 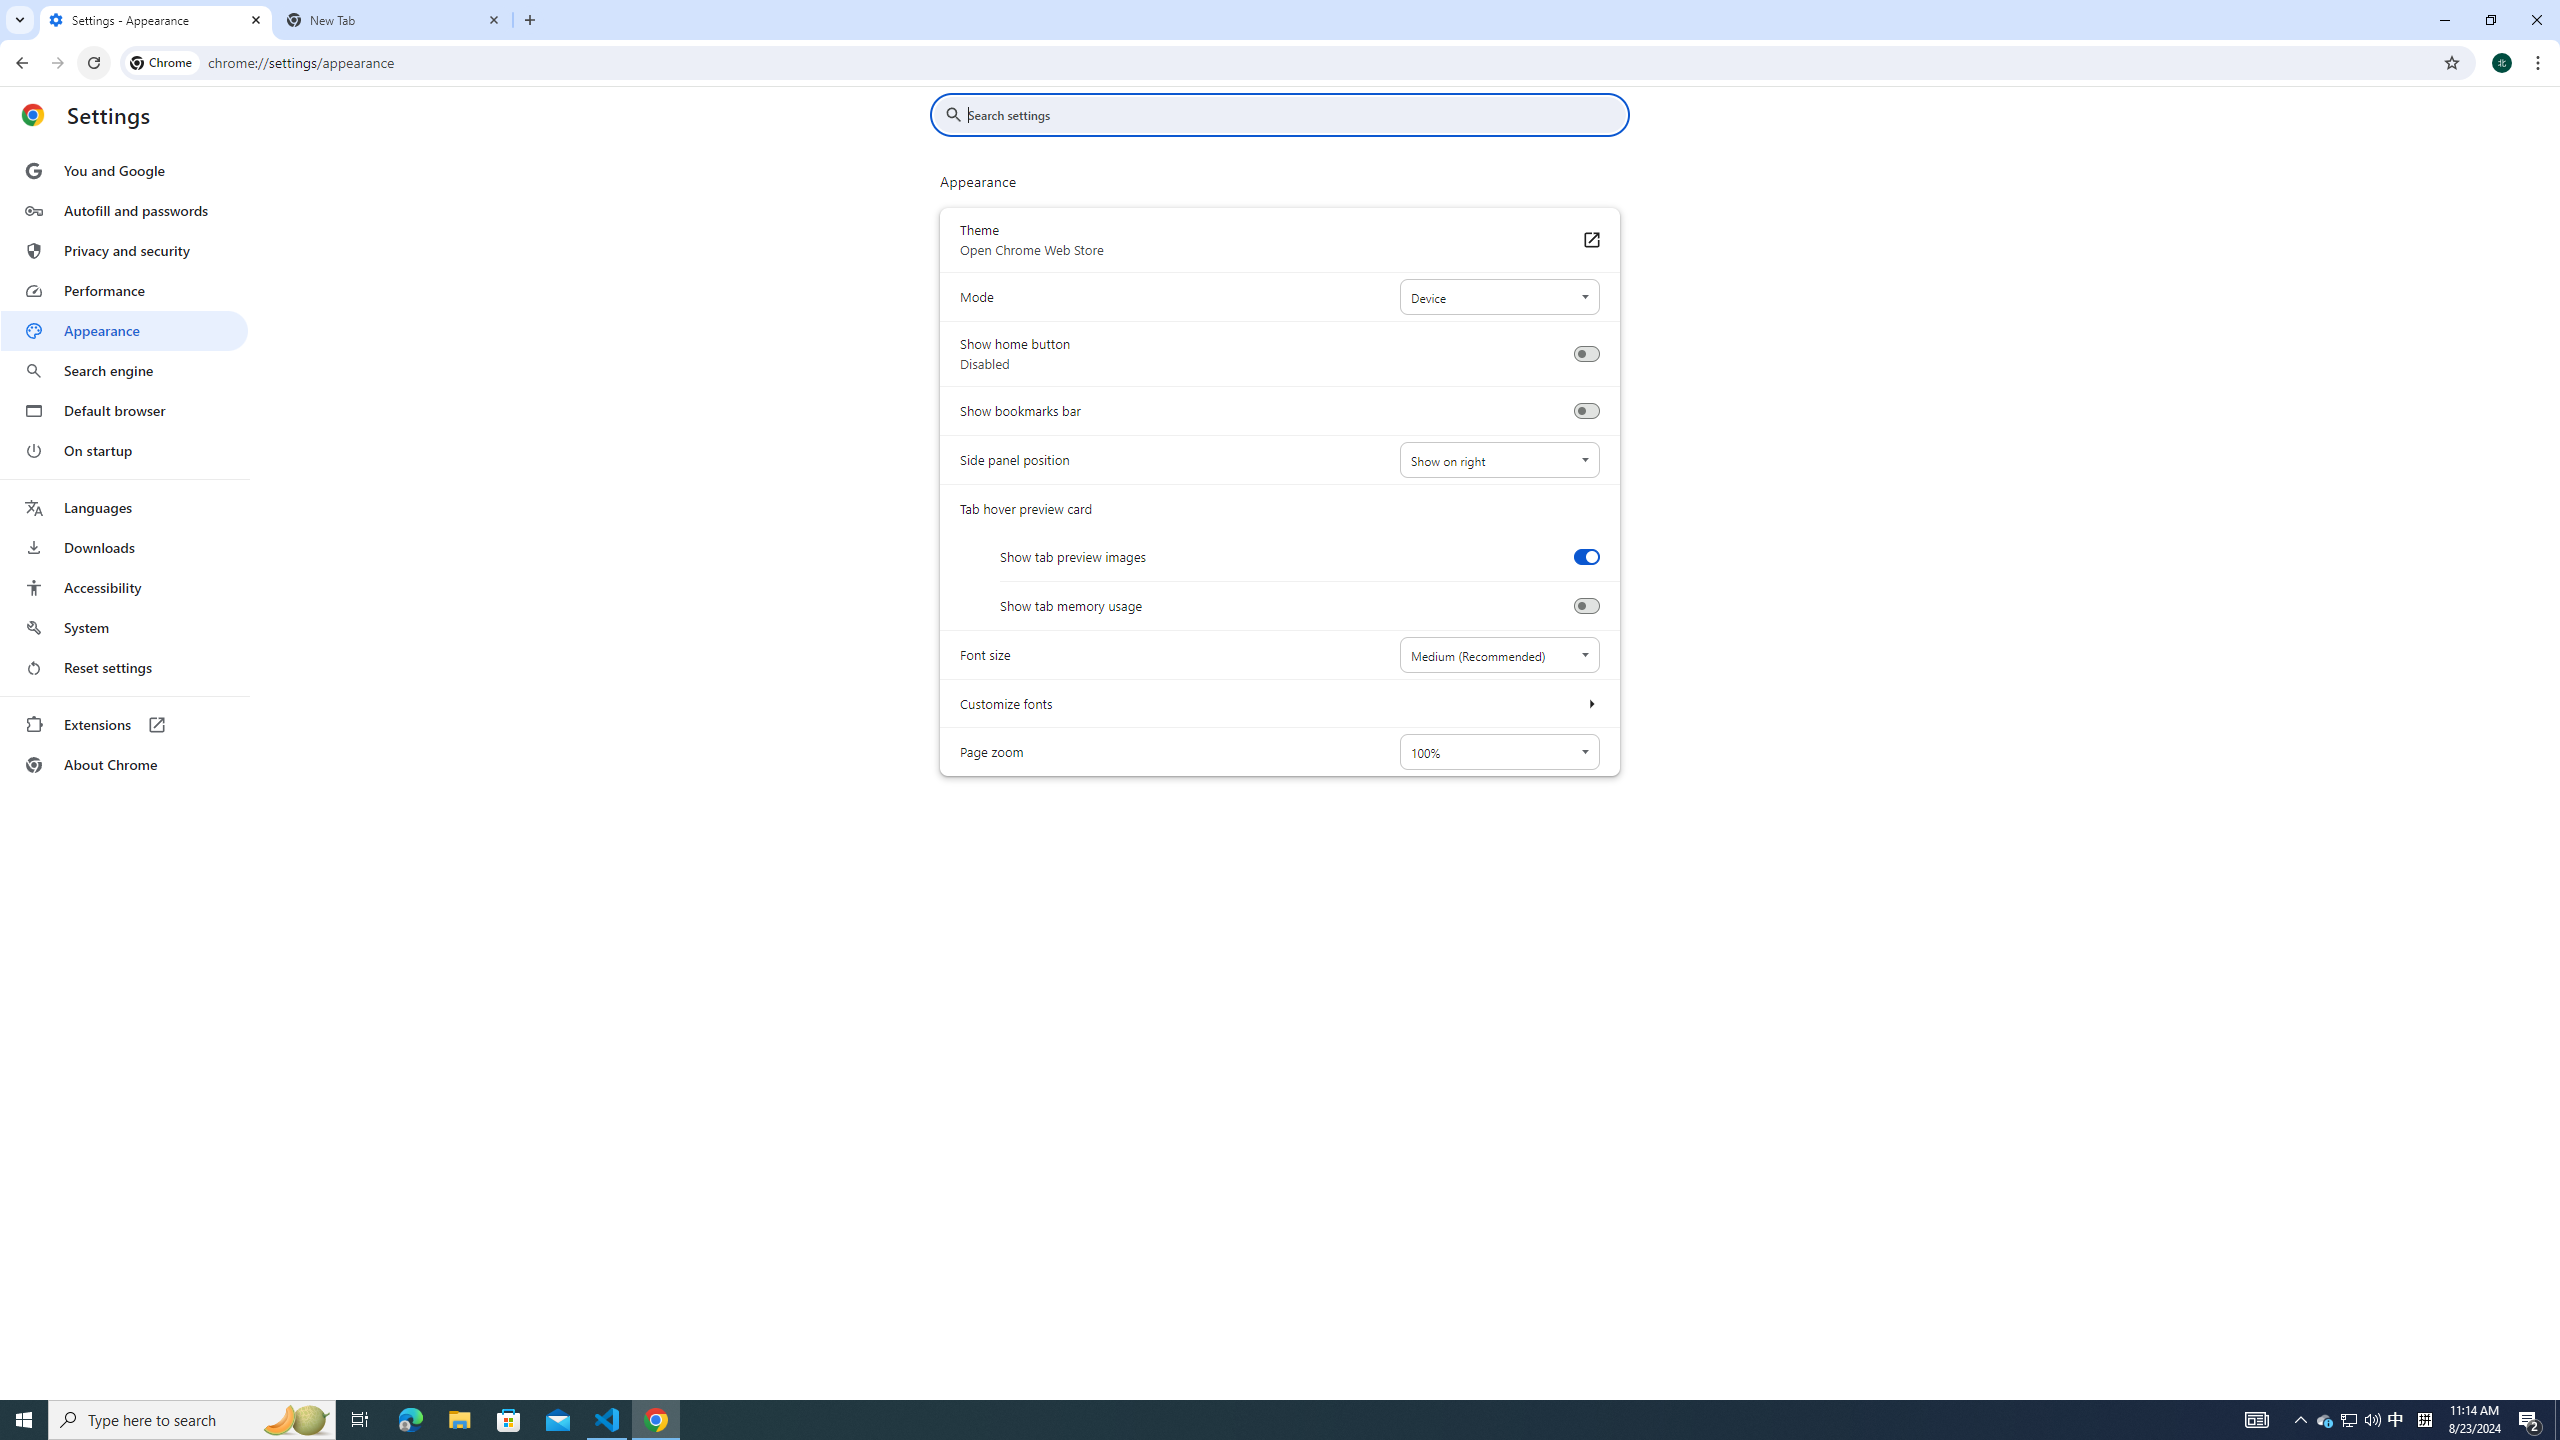 What do you see at coordinates (123, 667) in the screenshot?
I see `'Reset settings'` at bounding box center [123, 667].